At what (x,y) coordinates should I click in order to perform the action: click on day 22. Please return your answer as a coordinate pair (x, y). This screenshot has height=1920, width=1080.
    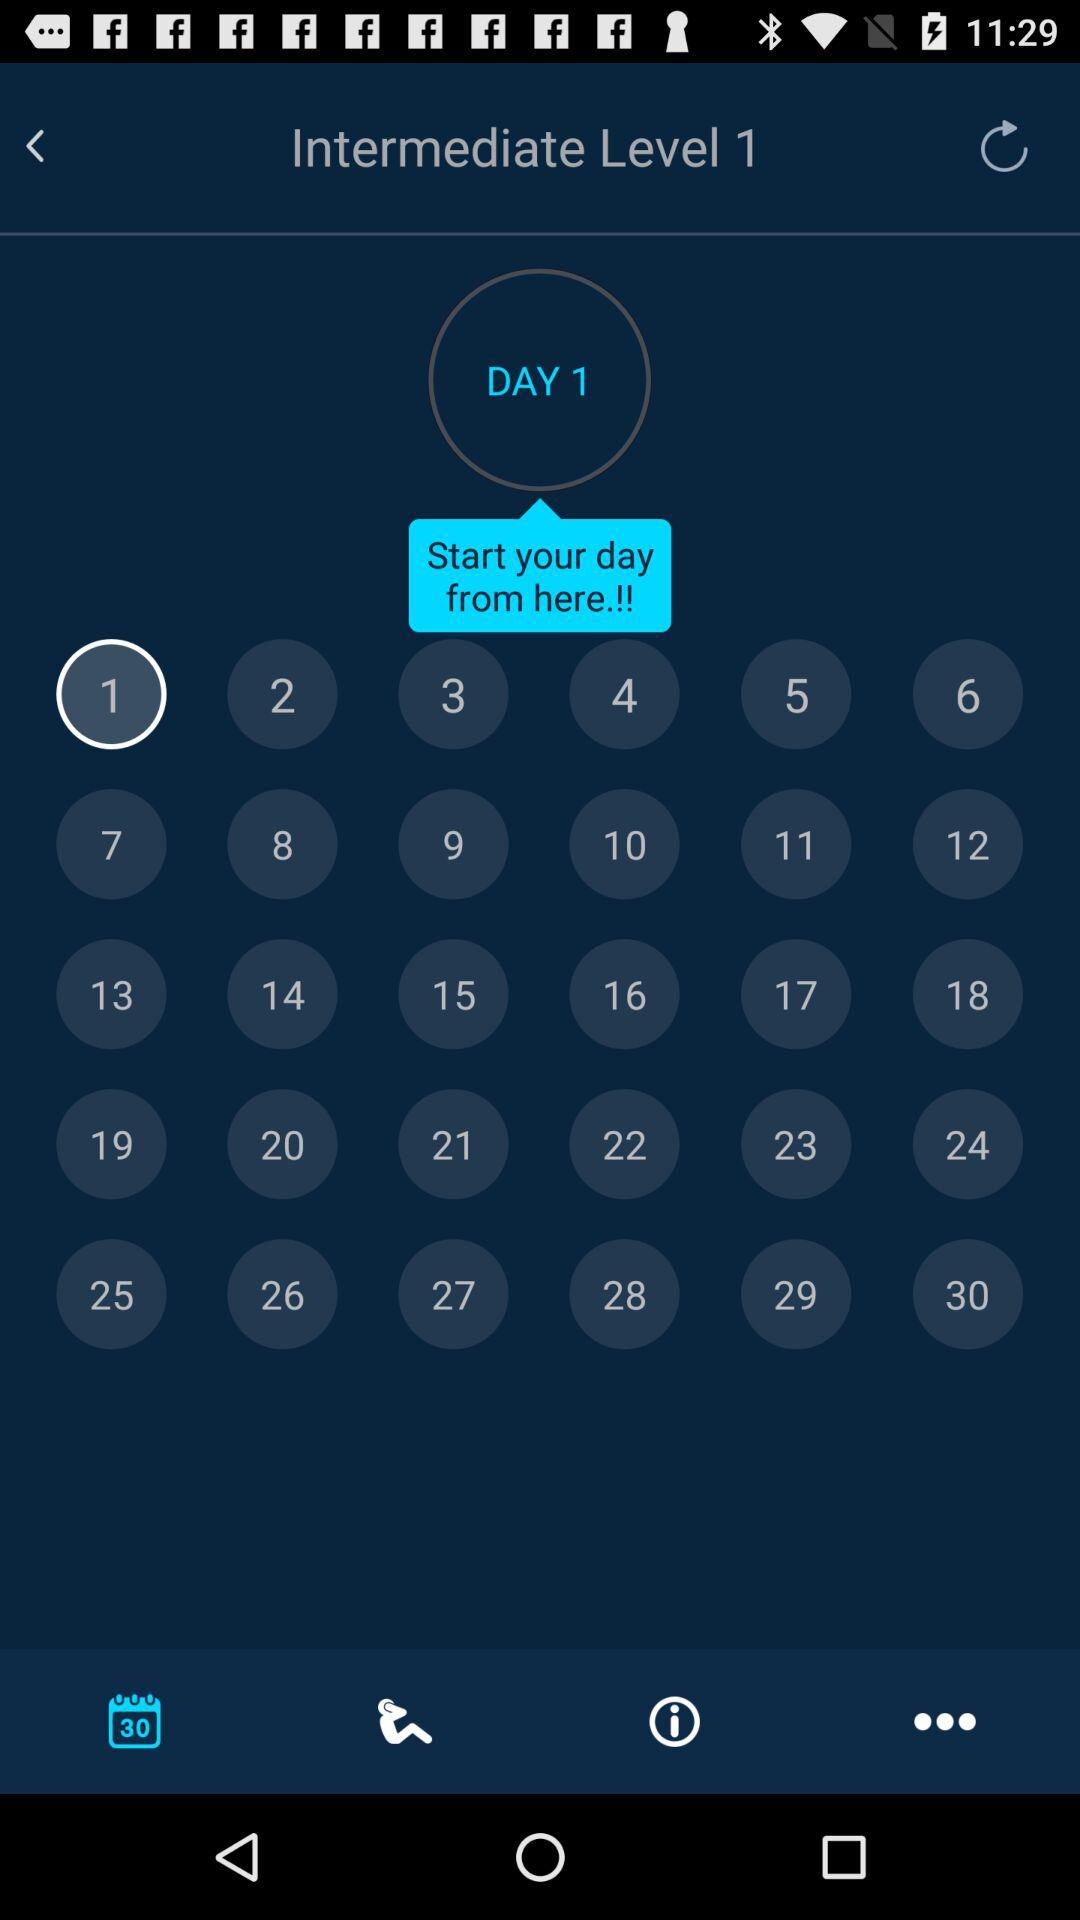
    Looking at the image, I should click on (623, 1144).